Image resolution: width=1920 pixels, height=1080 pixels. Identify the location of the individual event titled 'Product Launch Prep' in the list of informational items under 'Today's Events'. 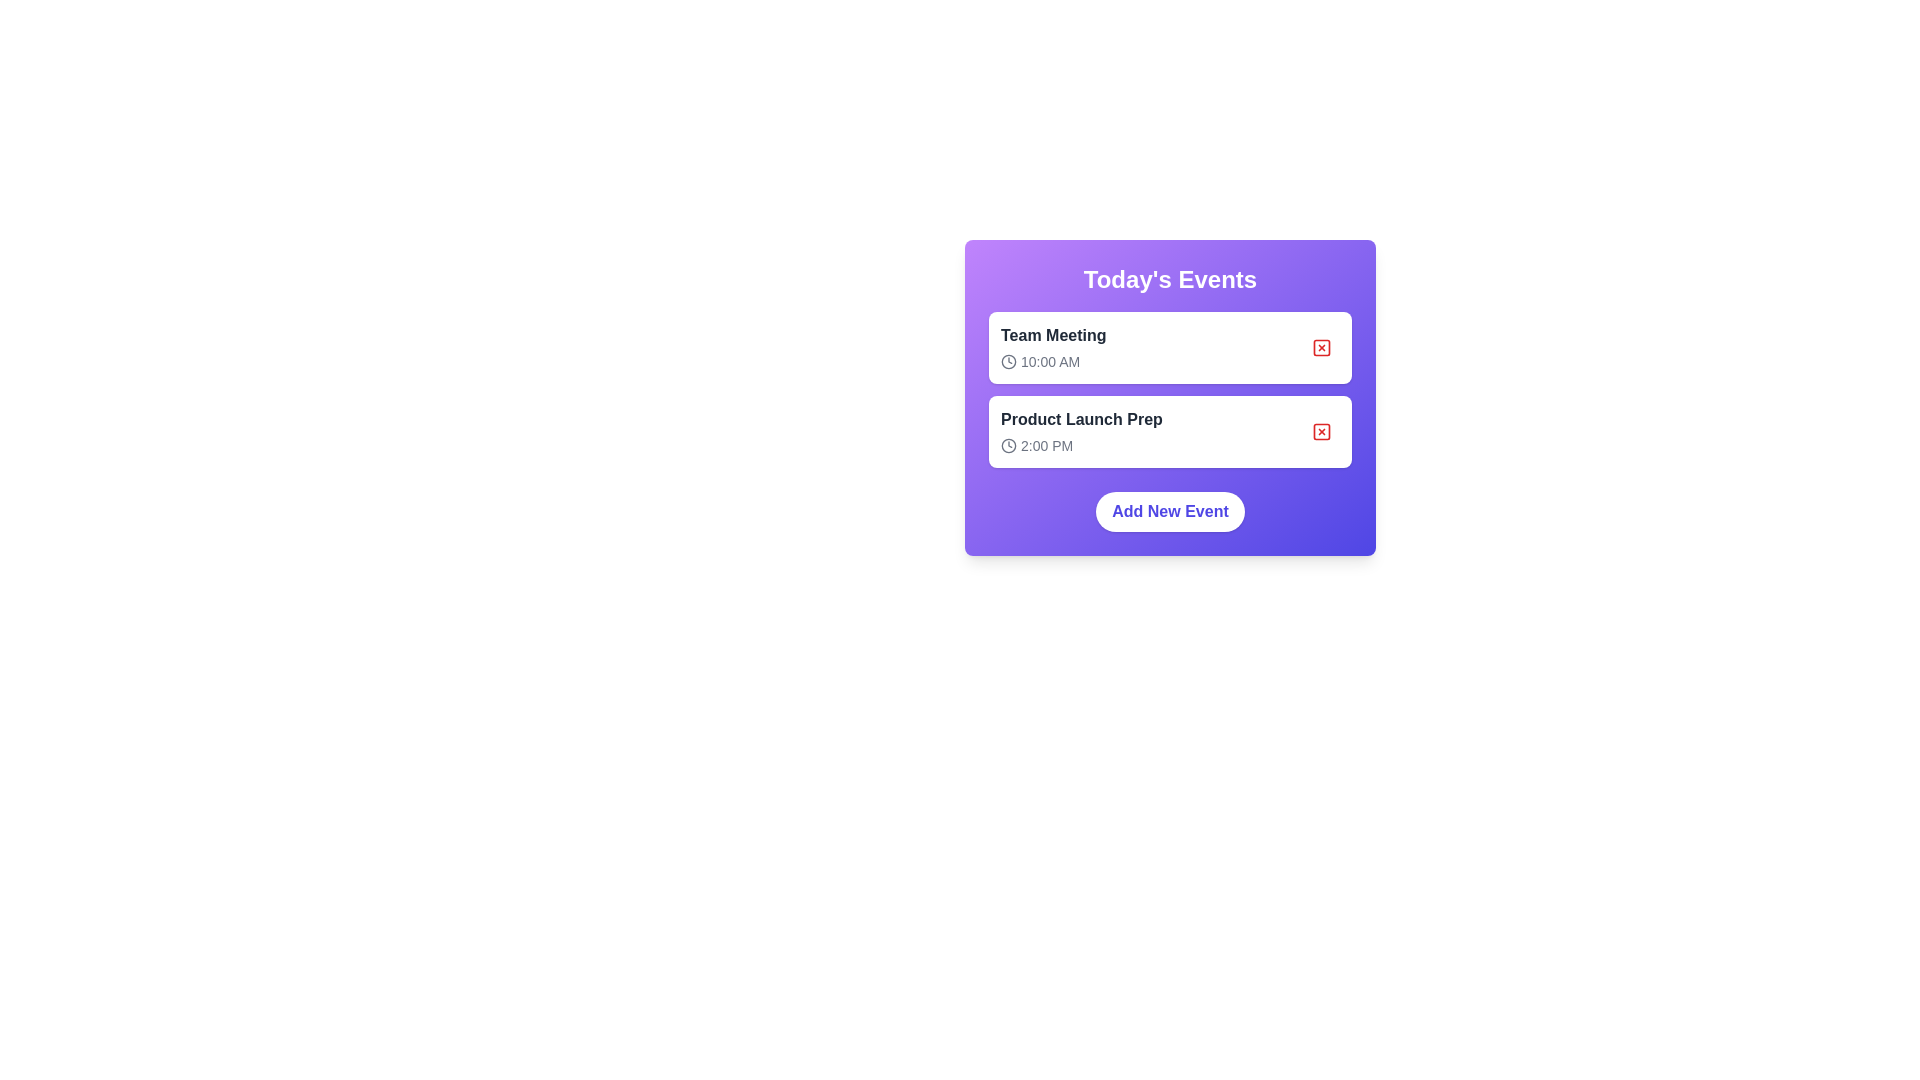
(1170, 389).